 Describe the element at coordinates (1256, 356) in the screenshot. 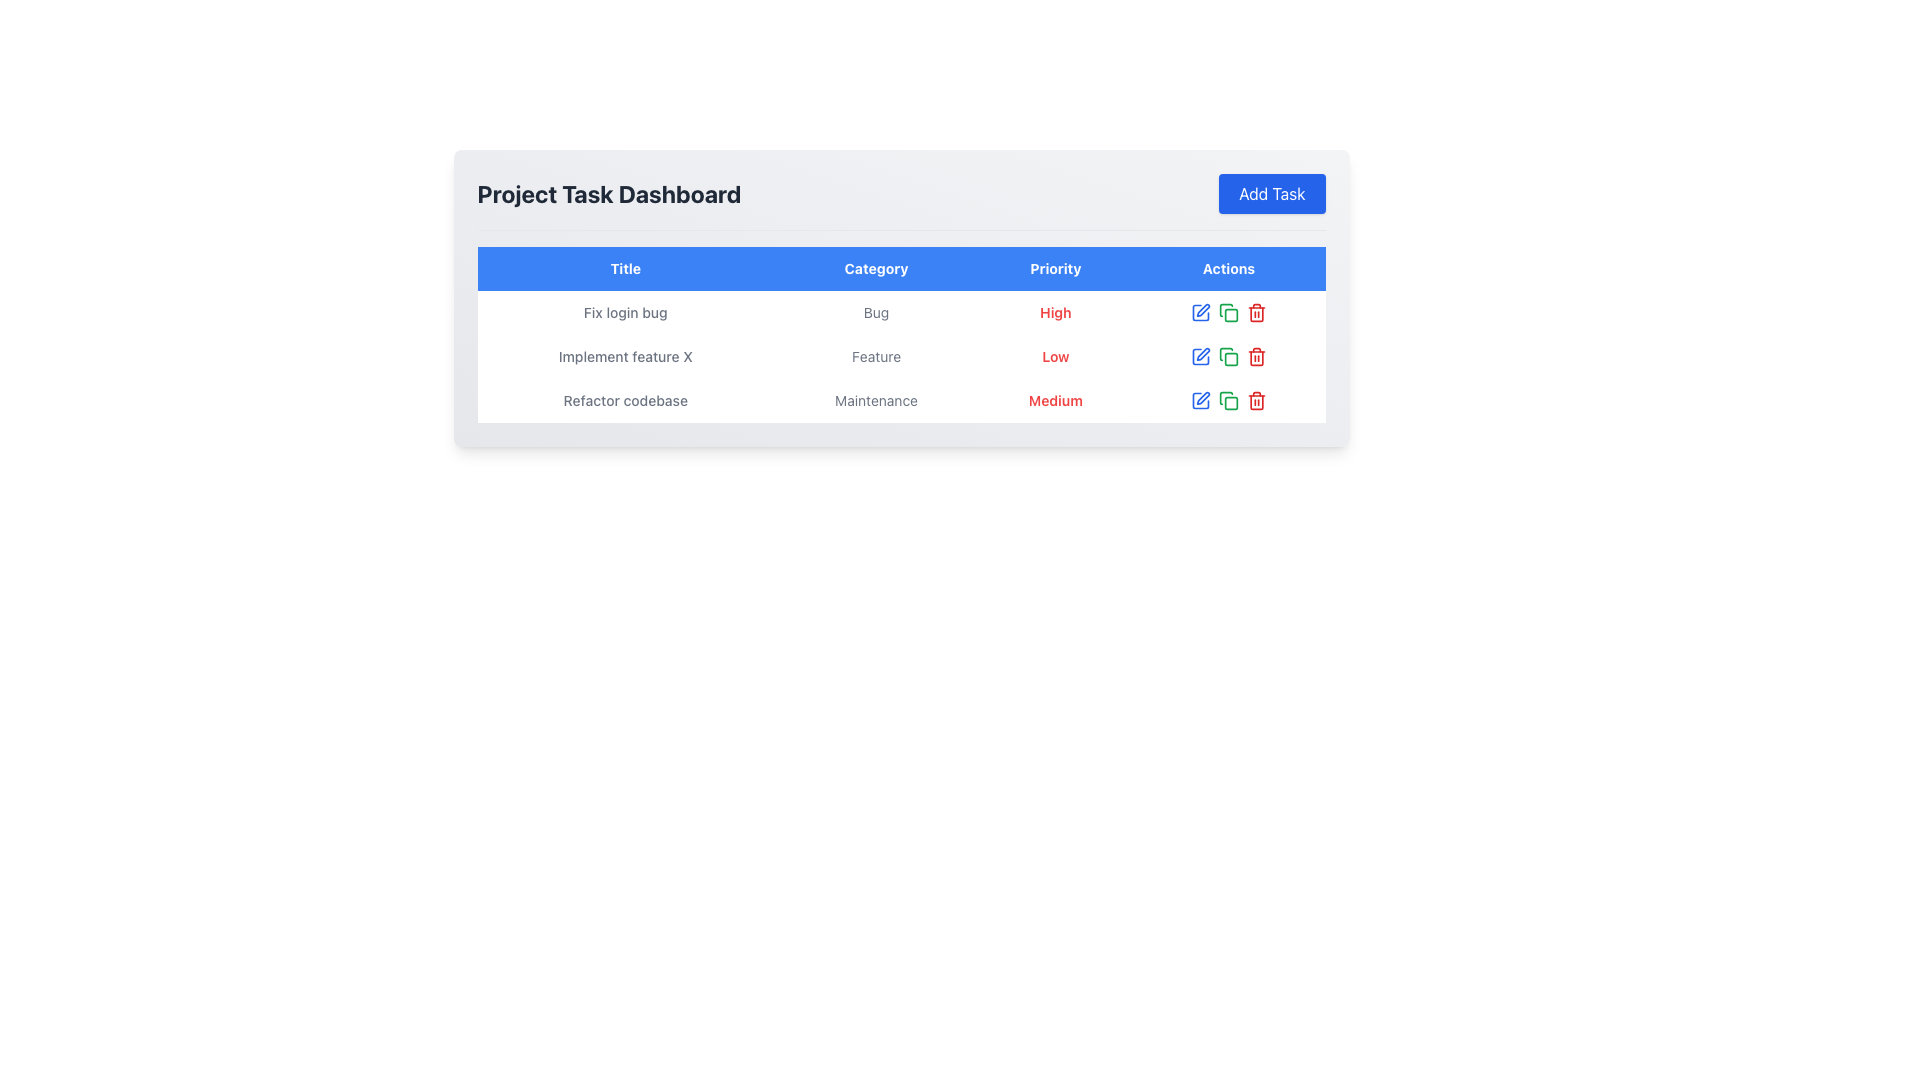

I see `the red trash icon button, which is the third icon in the 'Actions' column of the second row in the table` at that location.